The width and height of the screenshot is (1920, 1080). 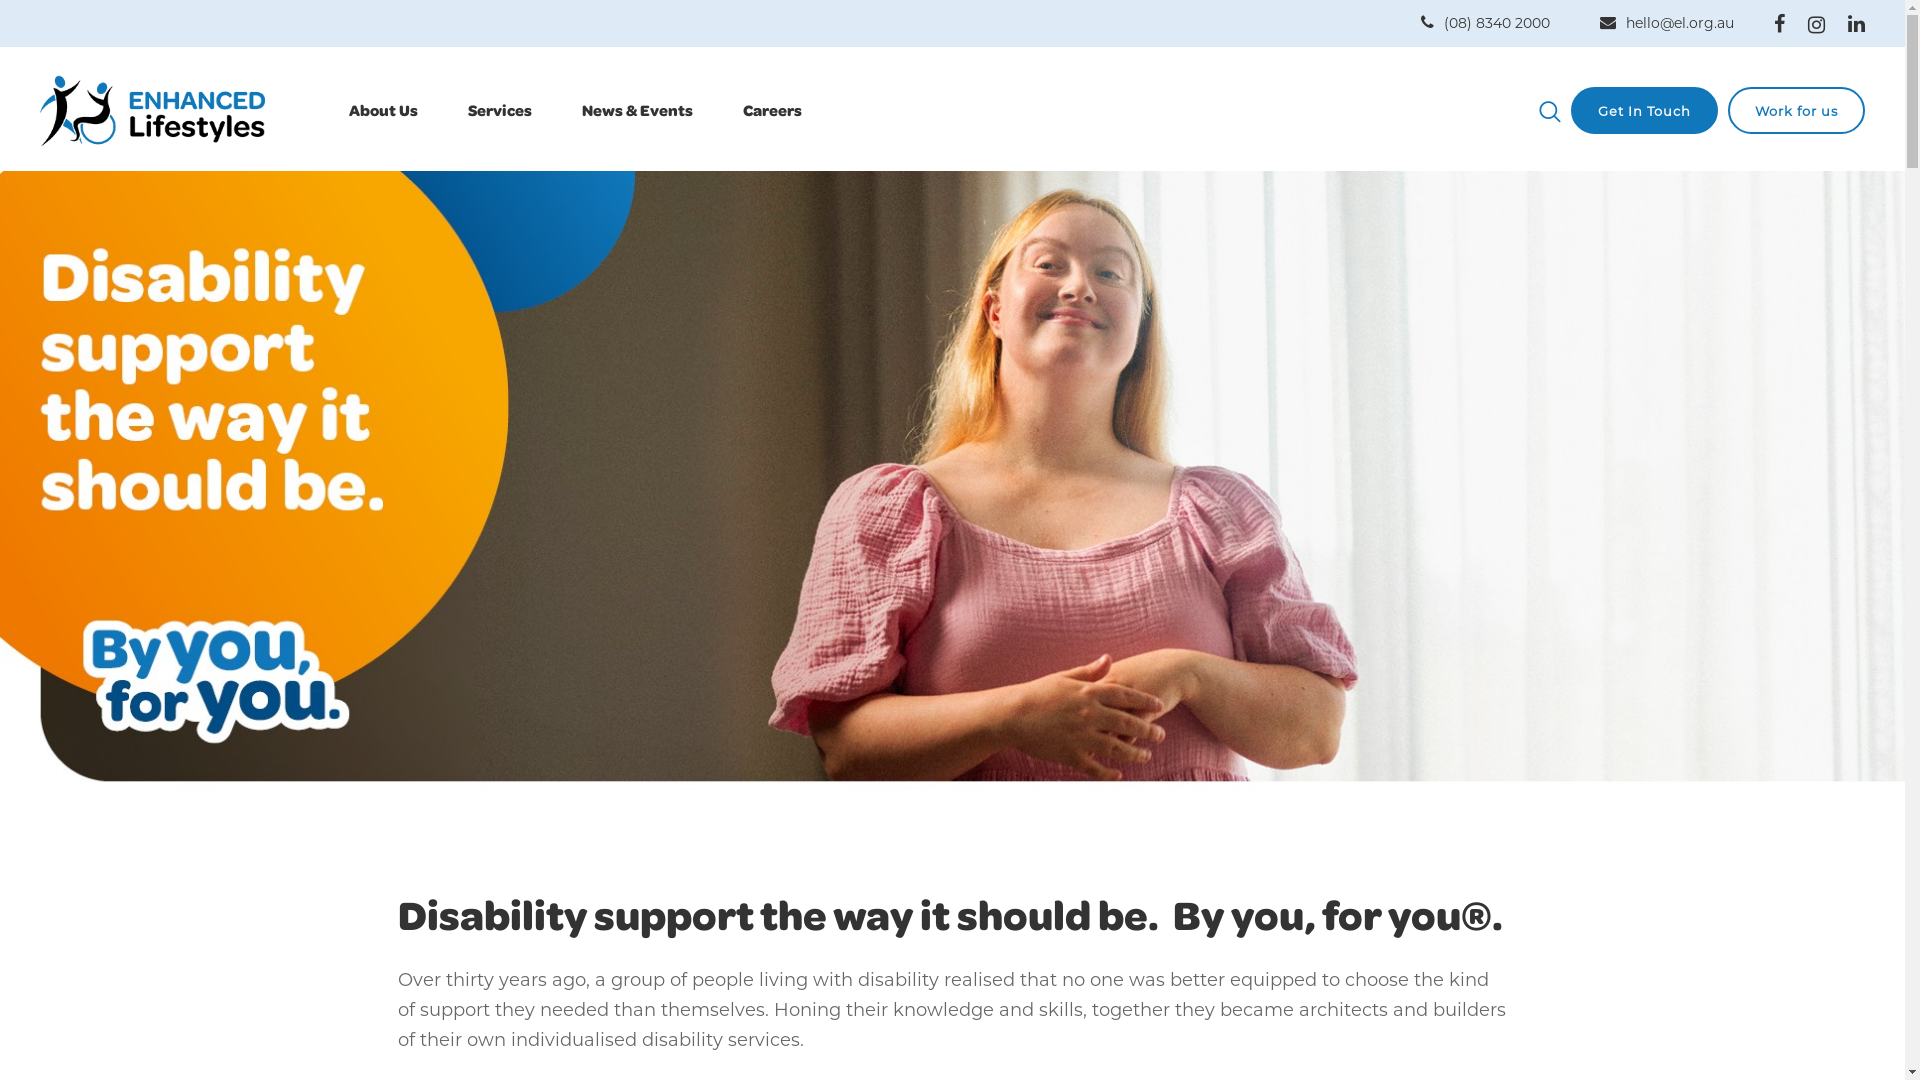 I want to click on 'Get In Touch', so click(x=1644, y=110).